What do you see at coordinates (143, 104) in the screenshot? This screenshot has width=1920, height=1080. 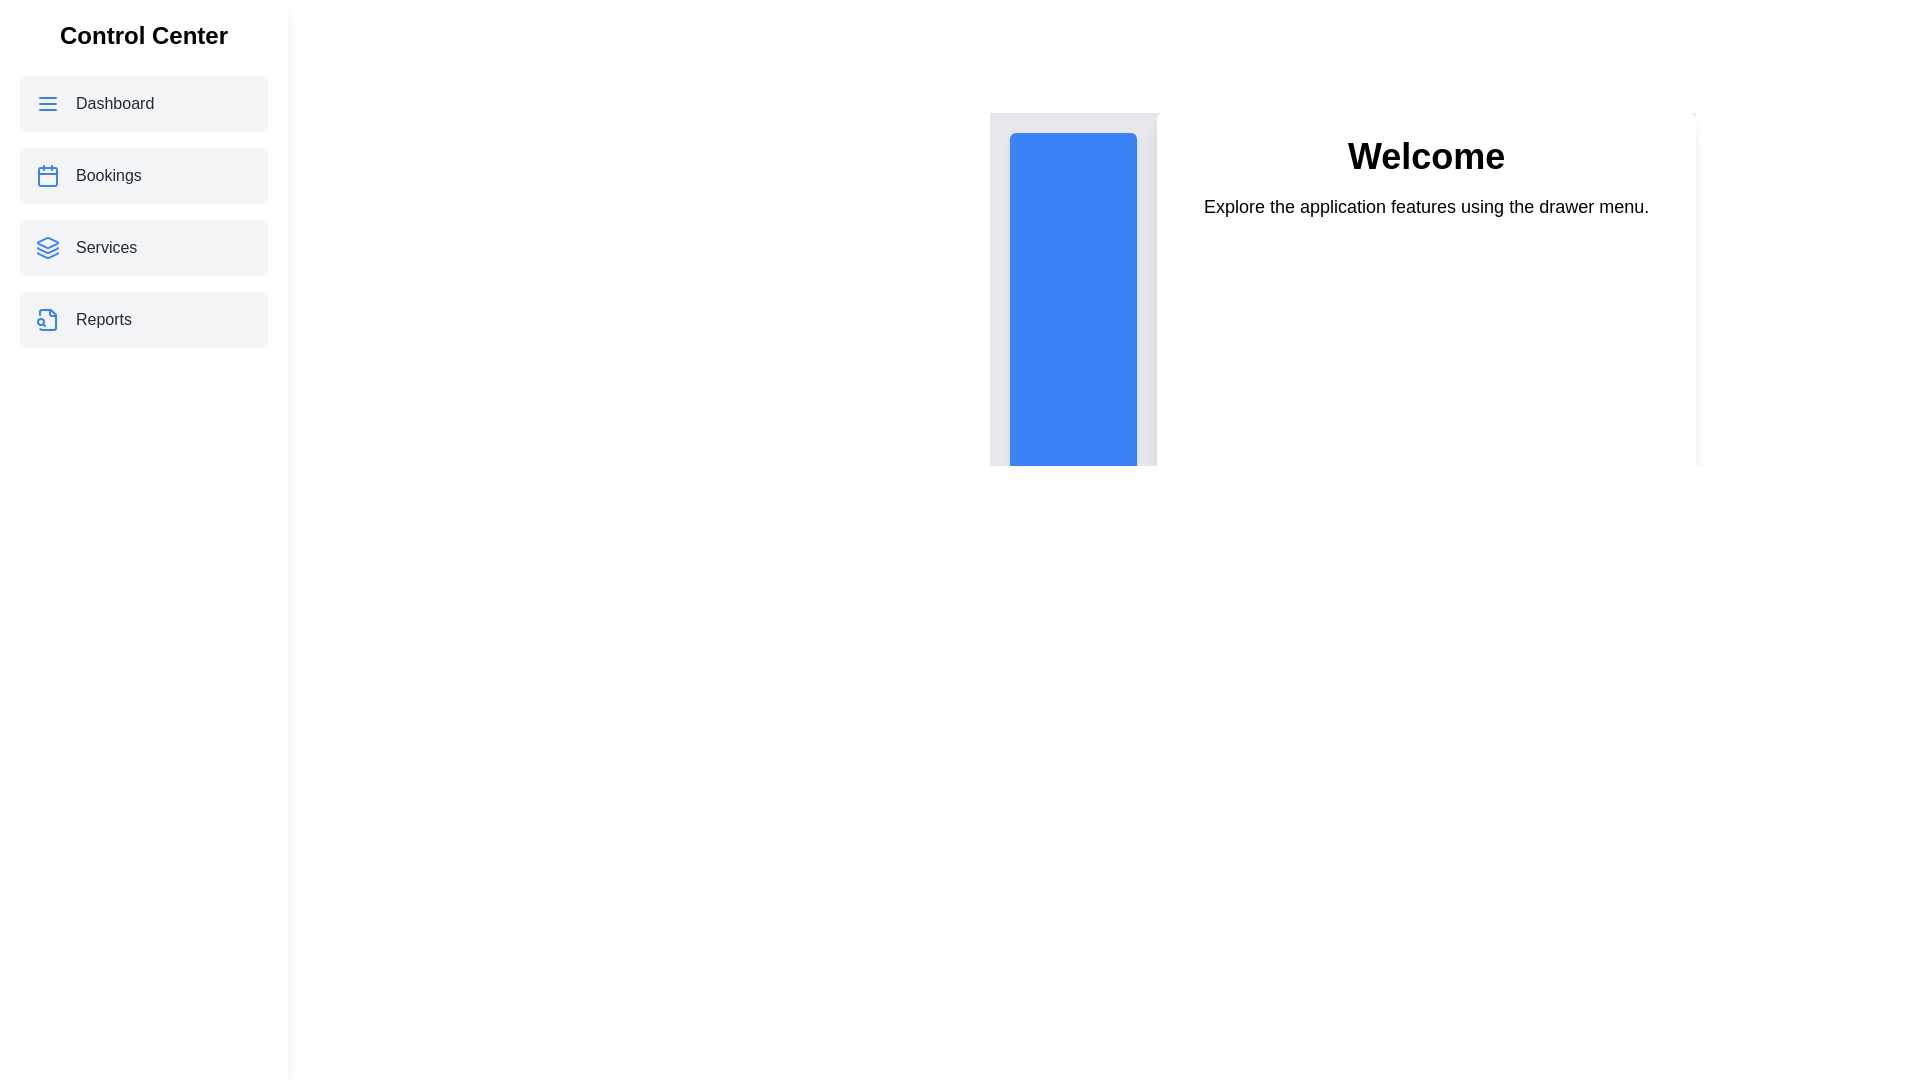 I see `the menu item Dashboard` at bounding box center [143, 104].